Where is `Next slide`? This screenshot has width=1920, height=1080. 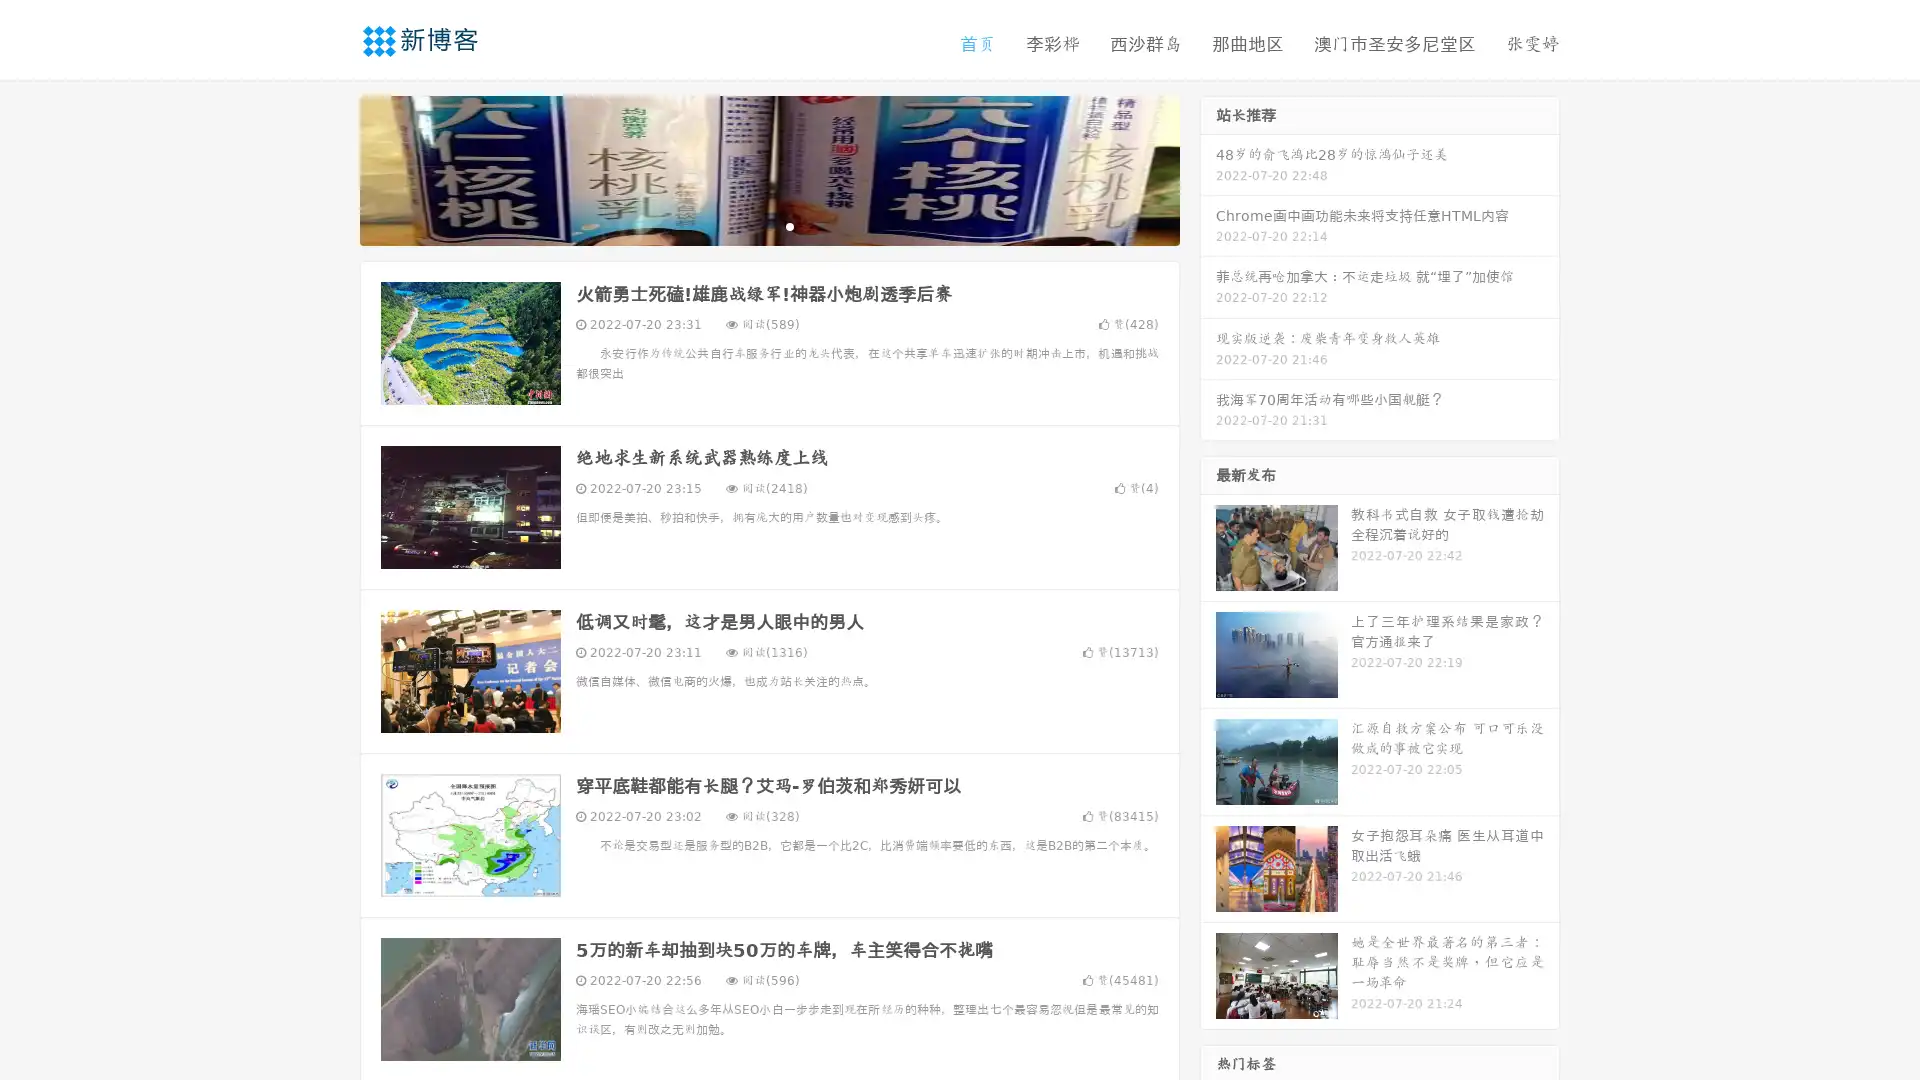
Next slide is located at coordinates (1208, 168).